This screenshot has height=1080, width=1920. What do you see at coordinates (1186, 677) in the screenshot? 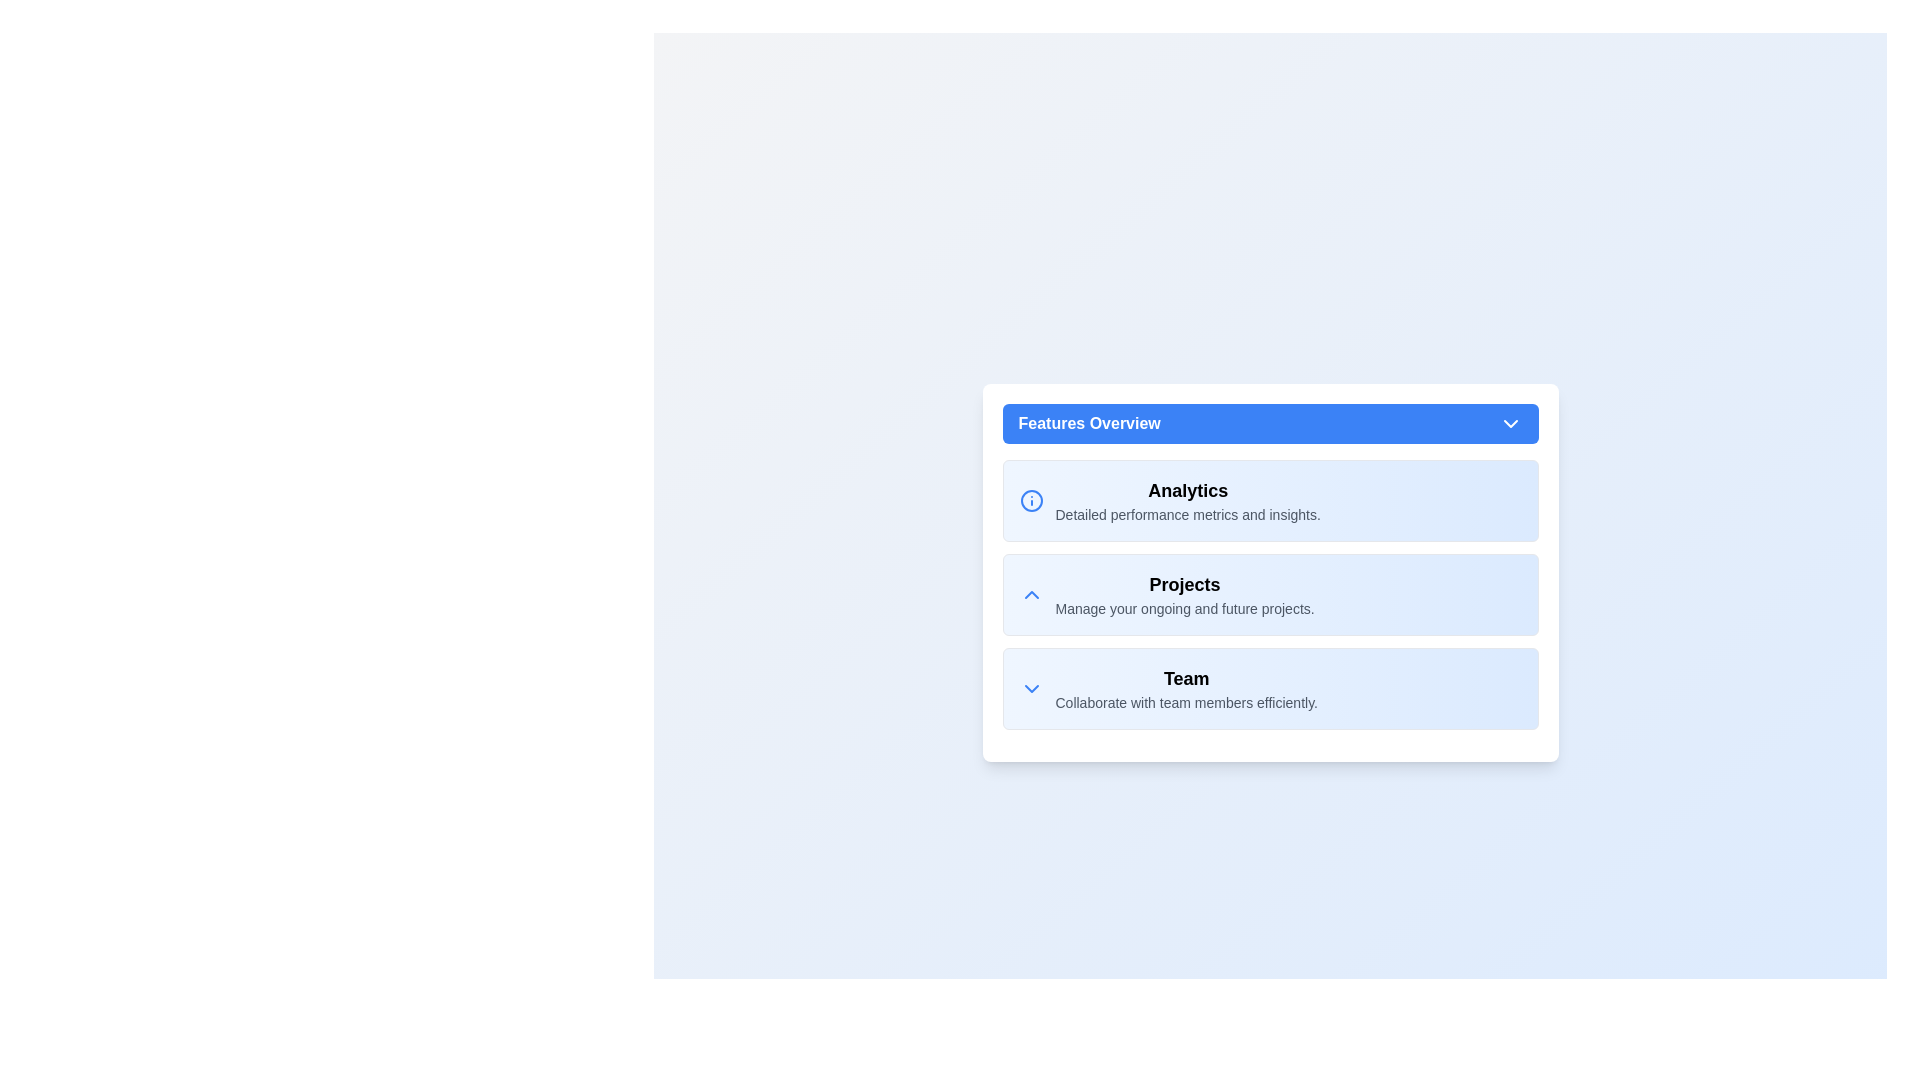
I see `text label titled 'Team', which is styled with bold font and is positioned within the third card of the 'Features Overview' section` at bounding box center [1186, 677].